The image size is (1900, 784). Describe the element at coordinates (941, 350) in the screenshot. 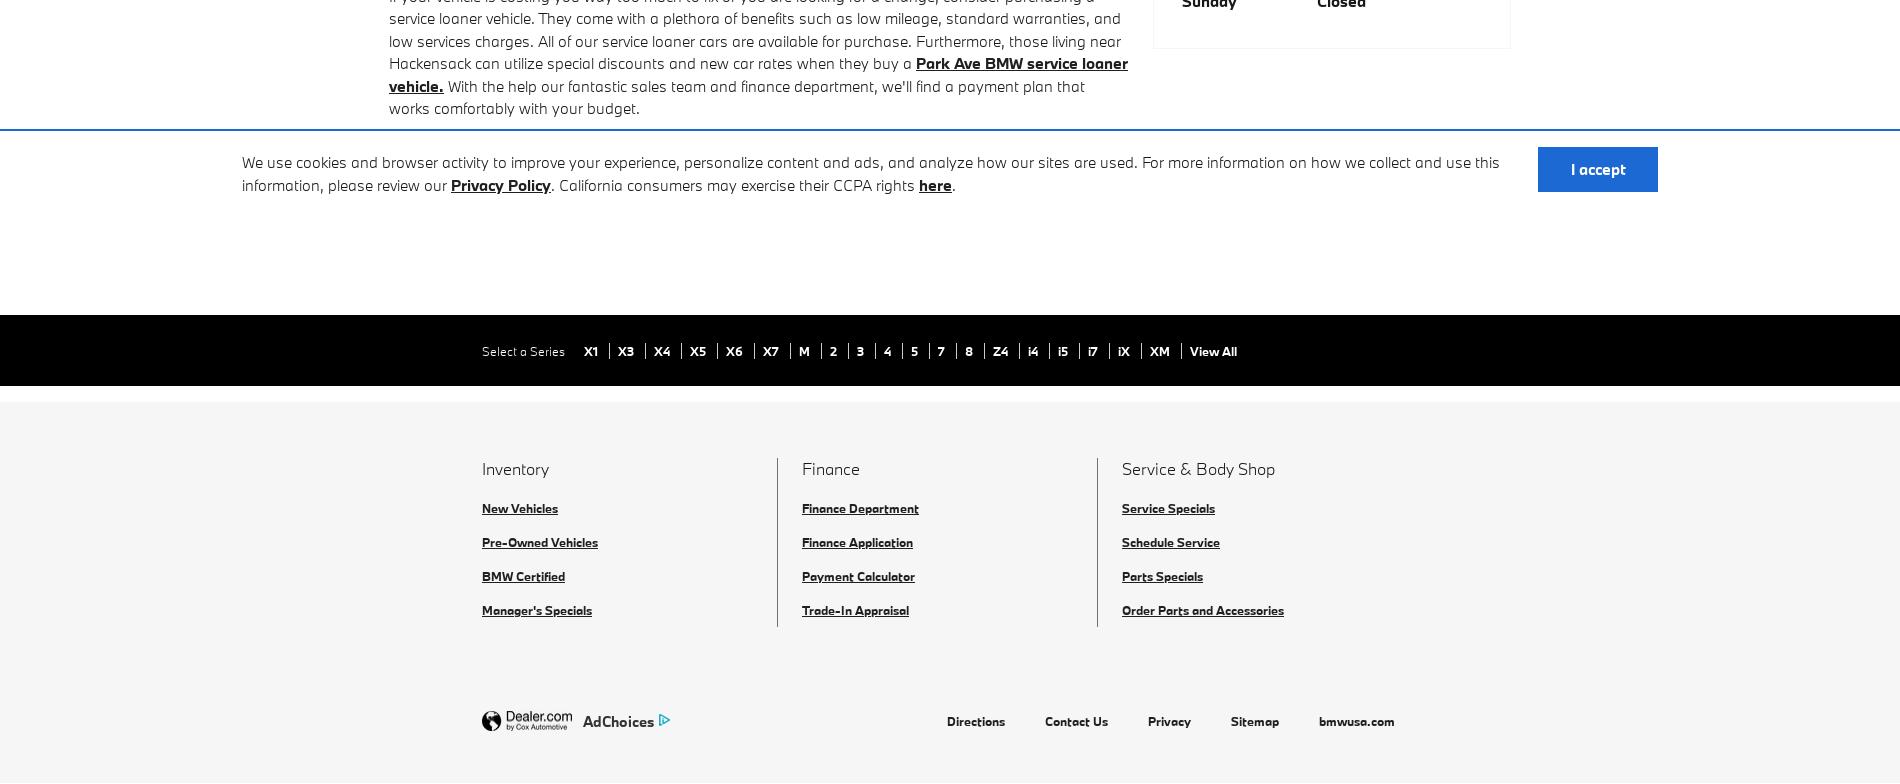

I see `'7'` at that location.